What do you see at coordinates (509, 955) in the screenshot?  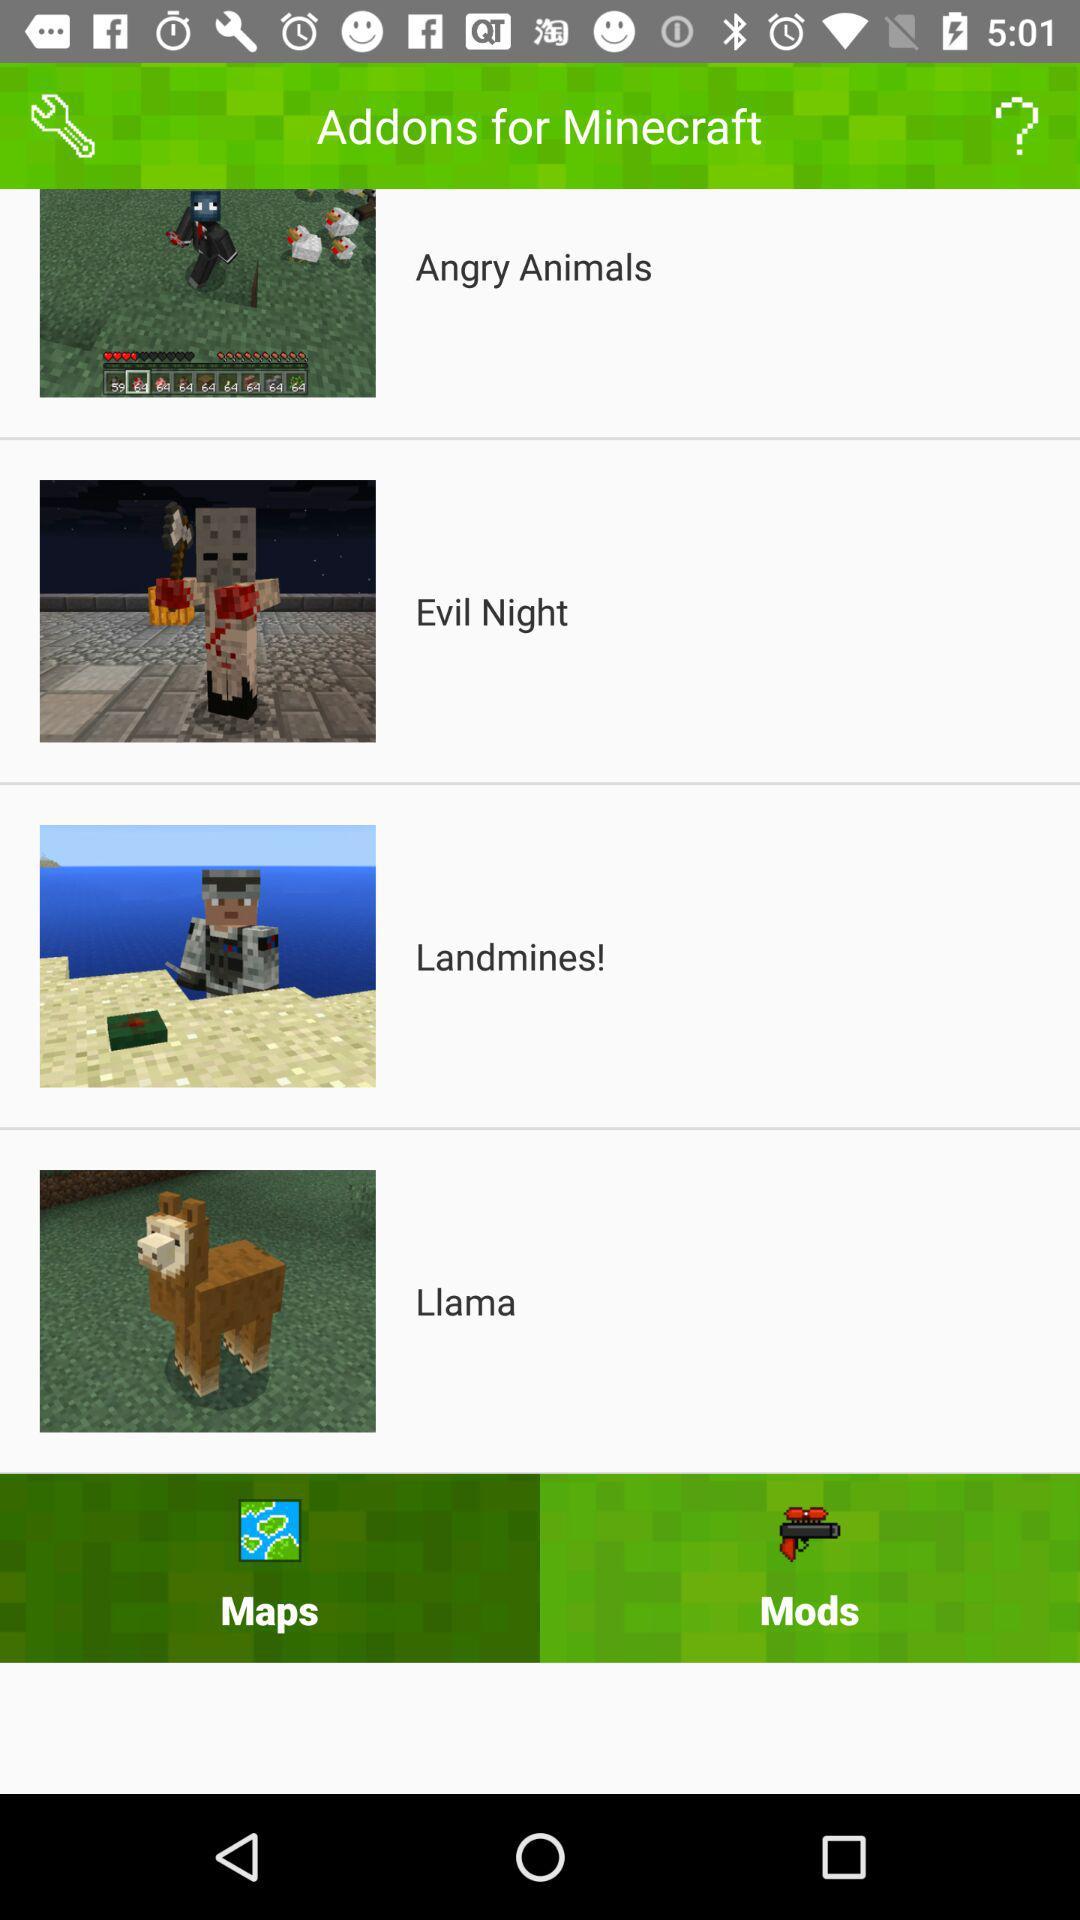 I see `item at the center` at bounding box center [509, 955].